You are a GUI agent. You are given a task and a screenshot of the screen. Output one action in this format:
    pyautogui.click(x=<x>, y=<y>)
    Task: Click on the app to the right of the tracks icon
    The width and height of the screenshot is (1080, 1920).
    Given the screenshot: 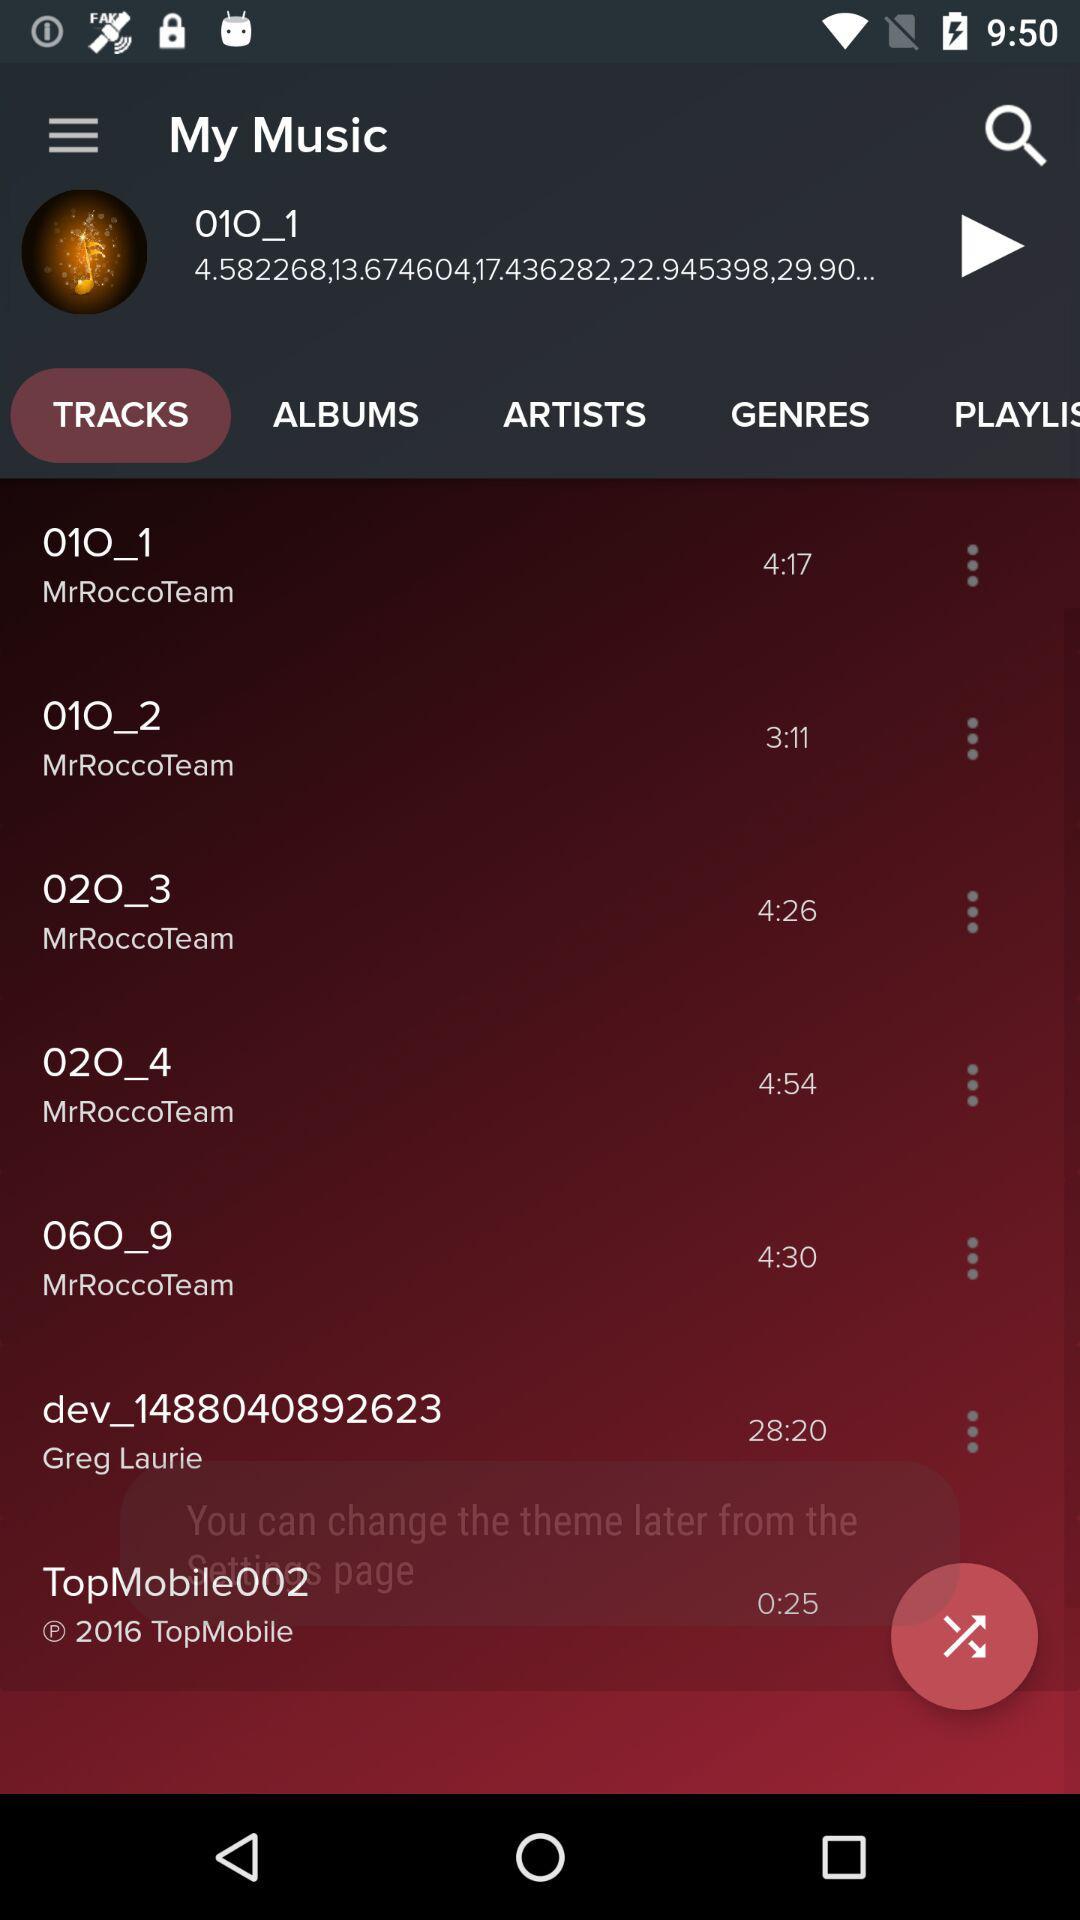 What is the action you would take?
    pyautogui.click(x=345, y=414)
    